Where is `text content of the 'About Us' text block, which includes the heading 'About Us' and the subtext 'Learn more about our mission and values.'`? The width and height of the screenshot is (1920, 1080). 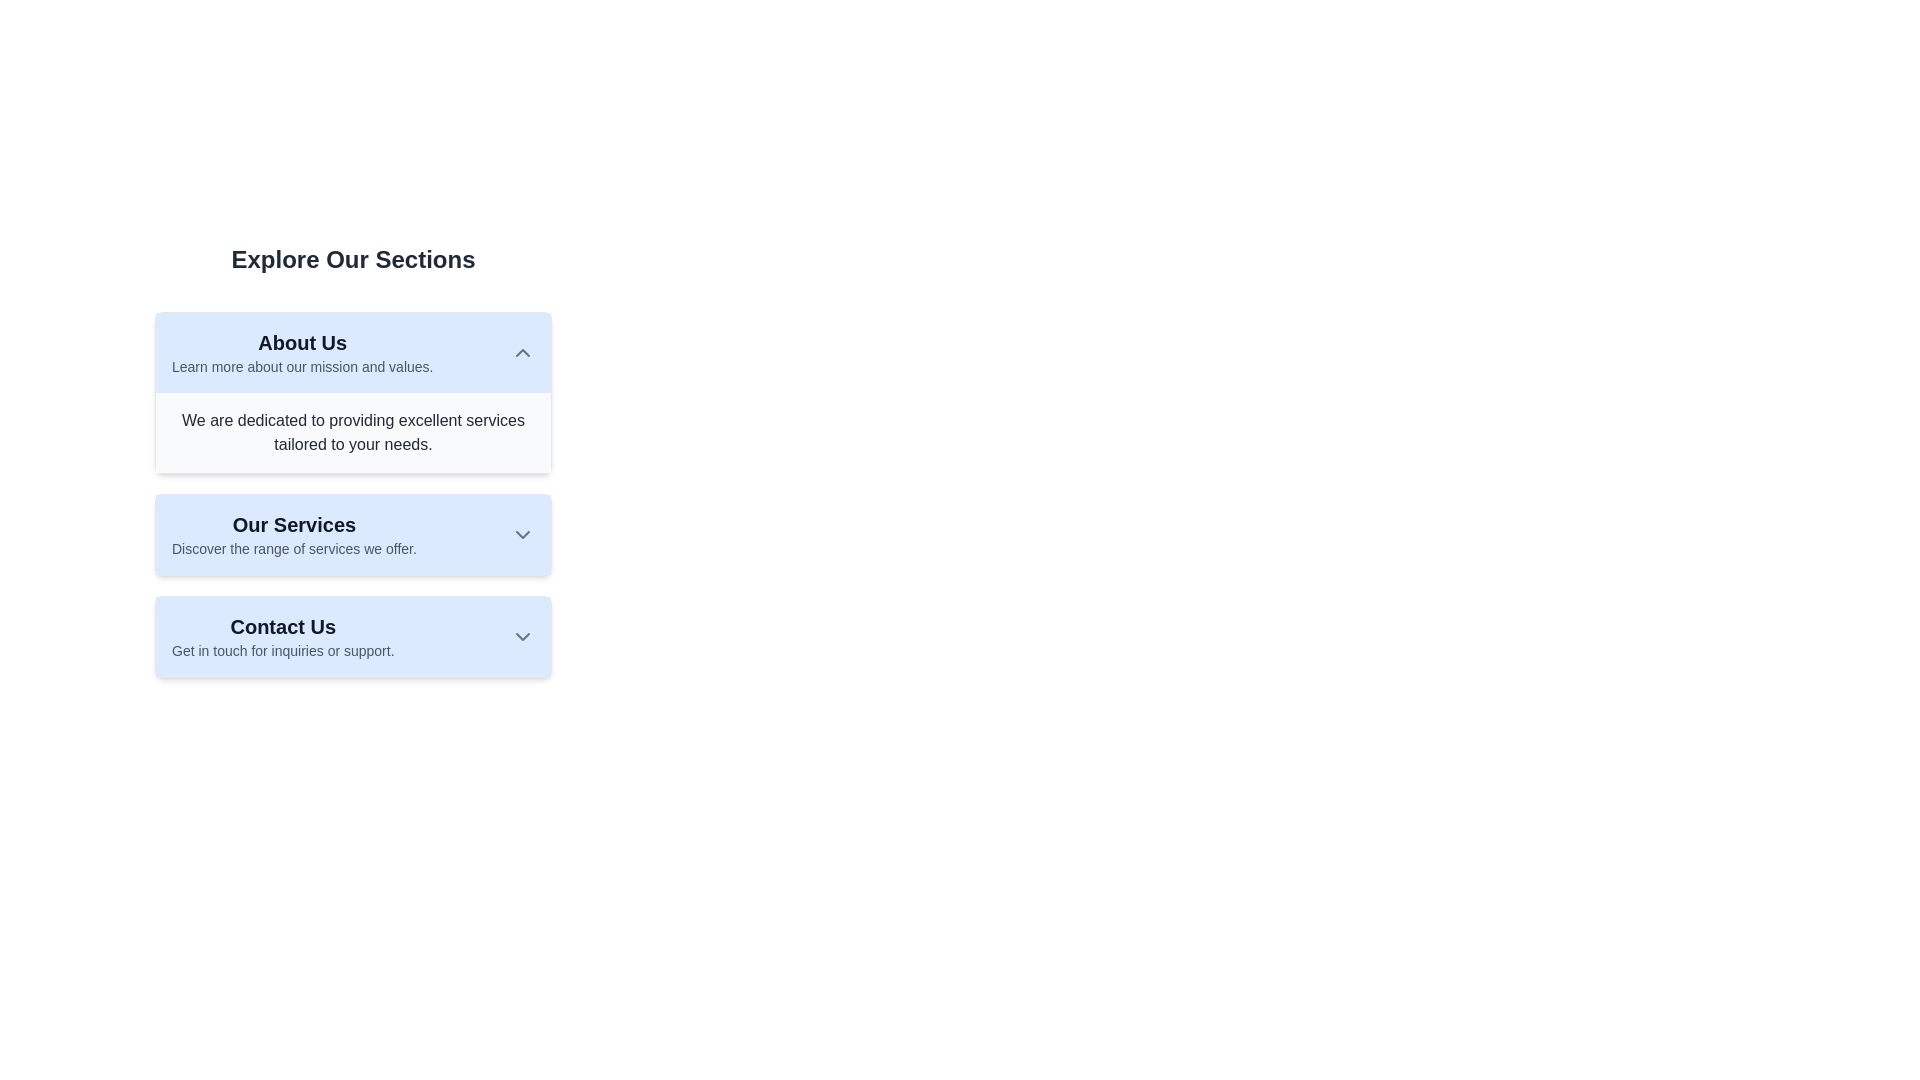
text content of the 'About Us' text block, which includes the heading 'About Us' and the subtext 'Learn more about our mission and values.' is located at coordinates (301, 352).